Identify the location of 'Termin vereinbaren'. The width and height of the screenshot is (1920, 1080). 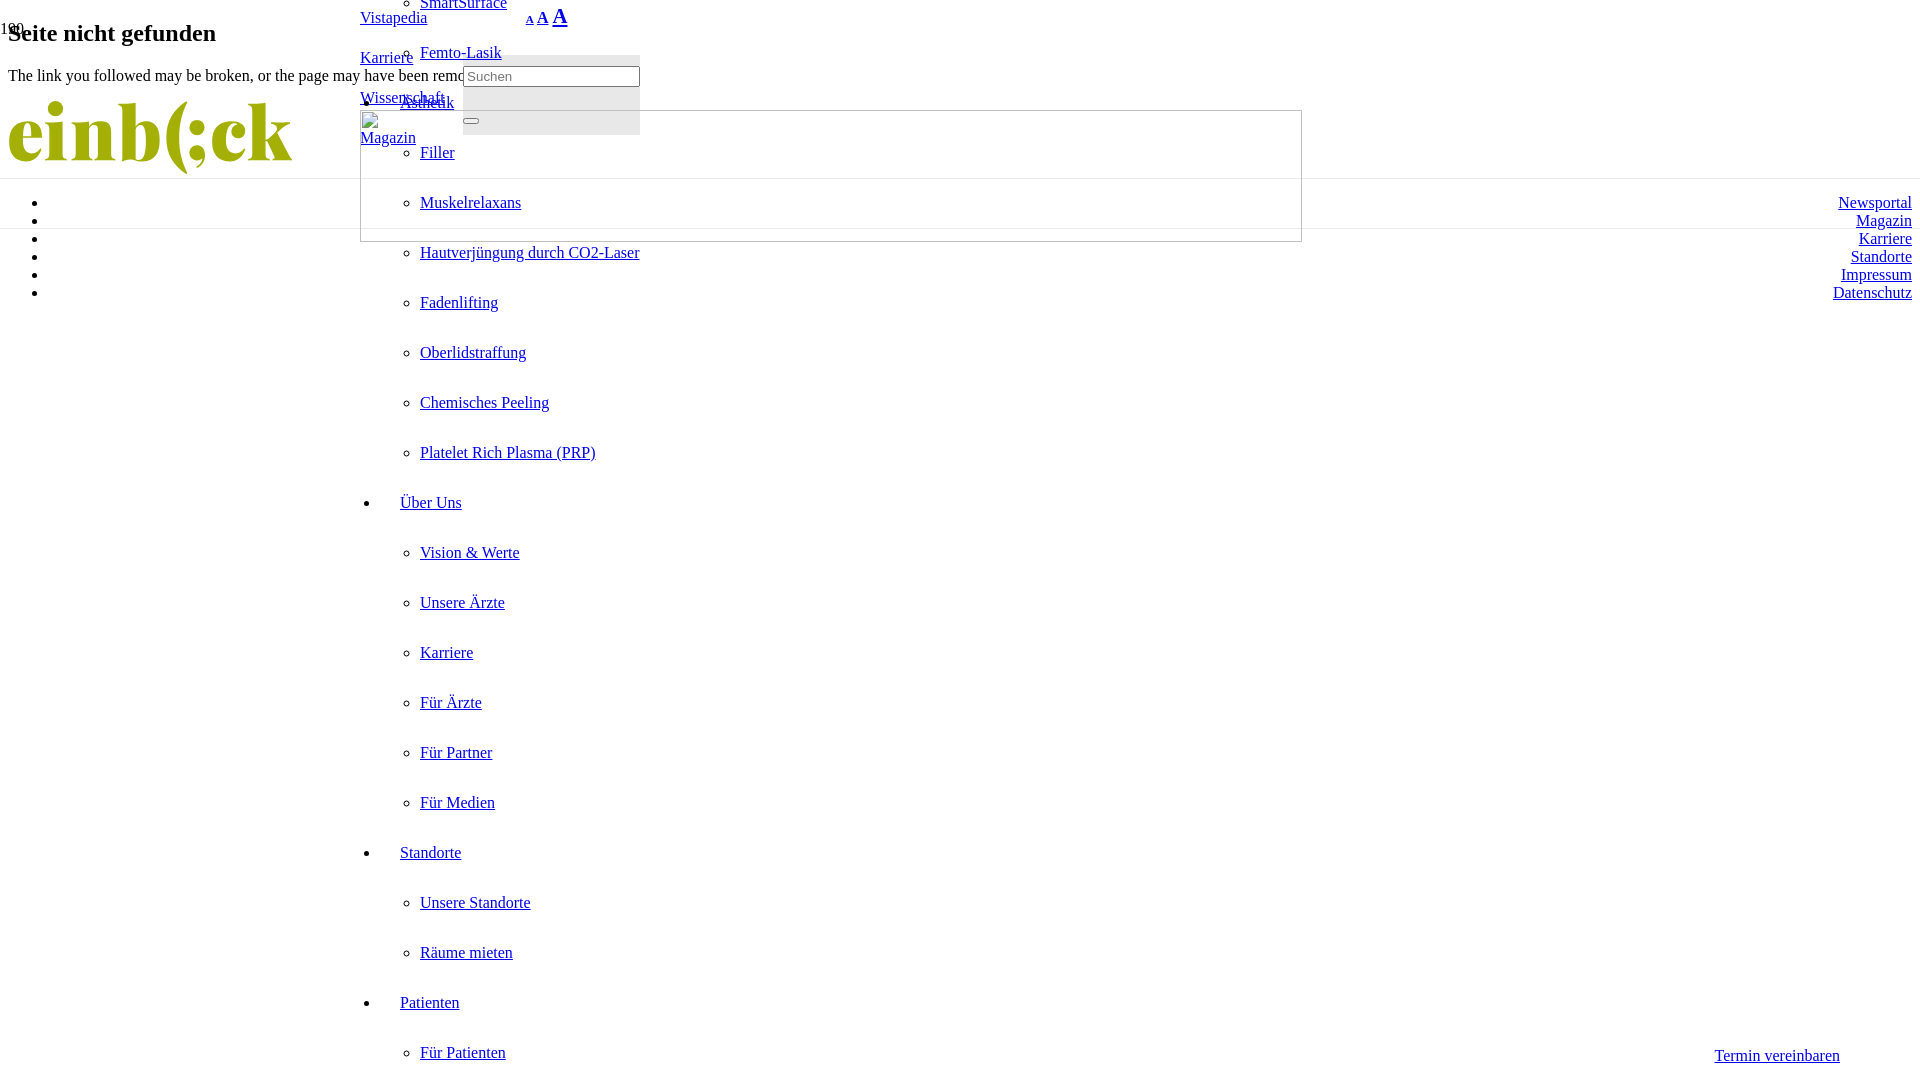
(1777, 1055).